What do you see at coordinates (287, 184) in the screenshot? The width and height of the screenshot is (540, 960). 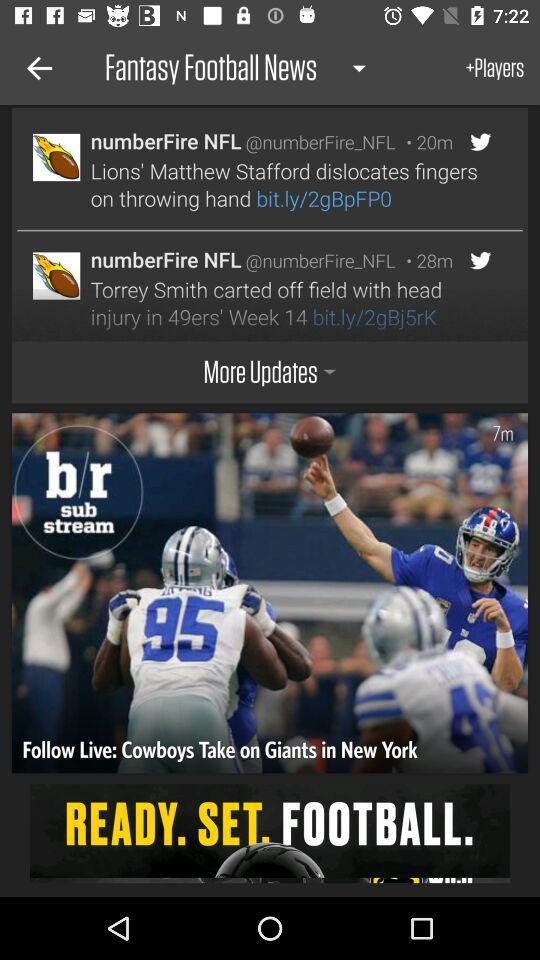 I see `icon below the numberfire nfl` at bounding box center [287, 184].